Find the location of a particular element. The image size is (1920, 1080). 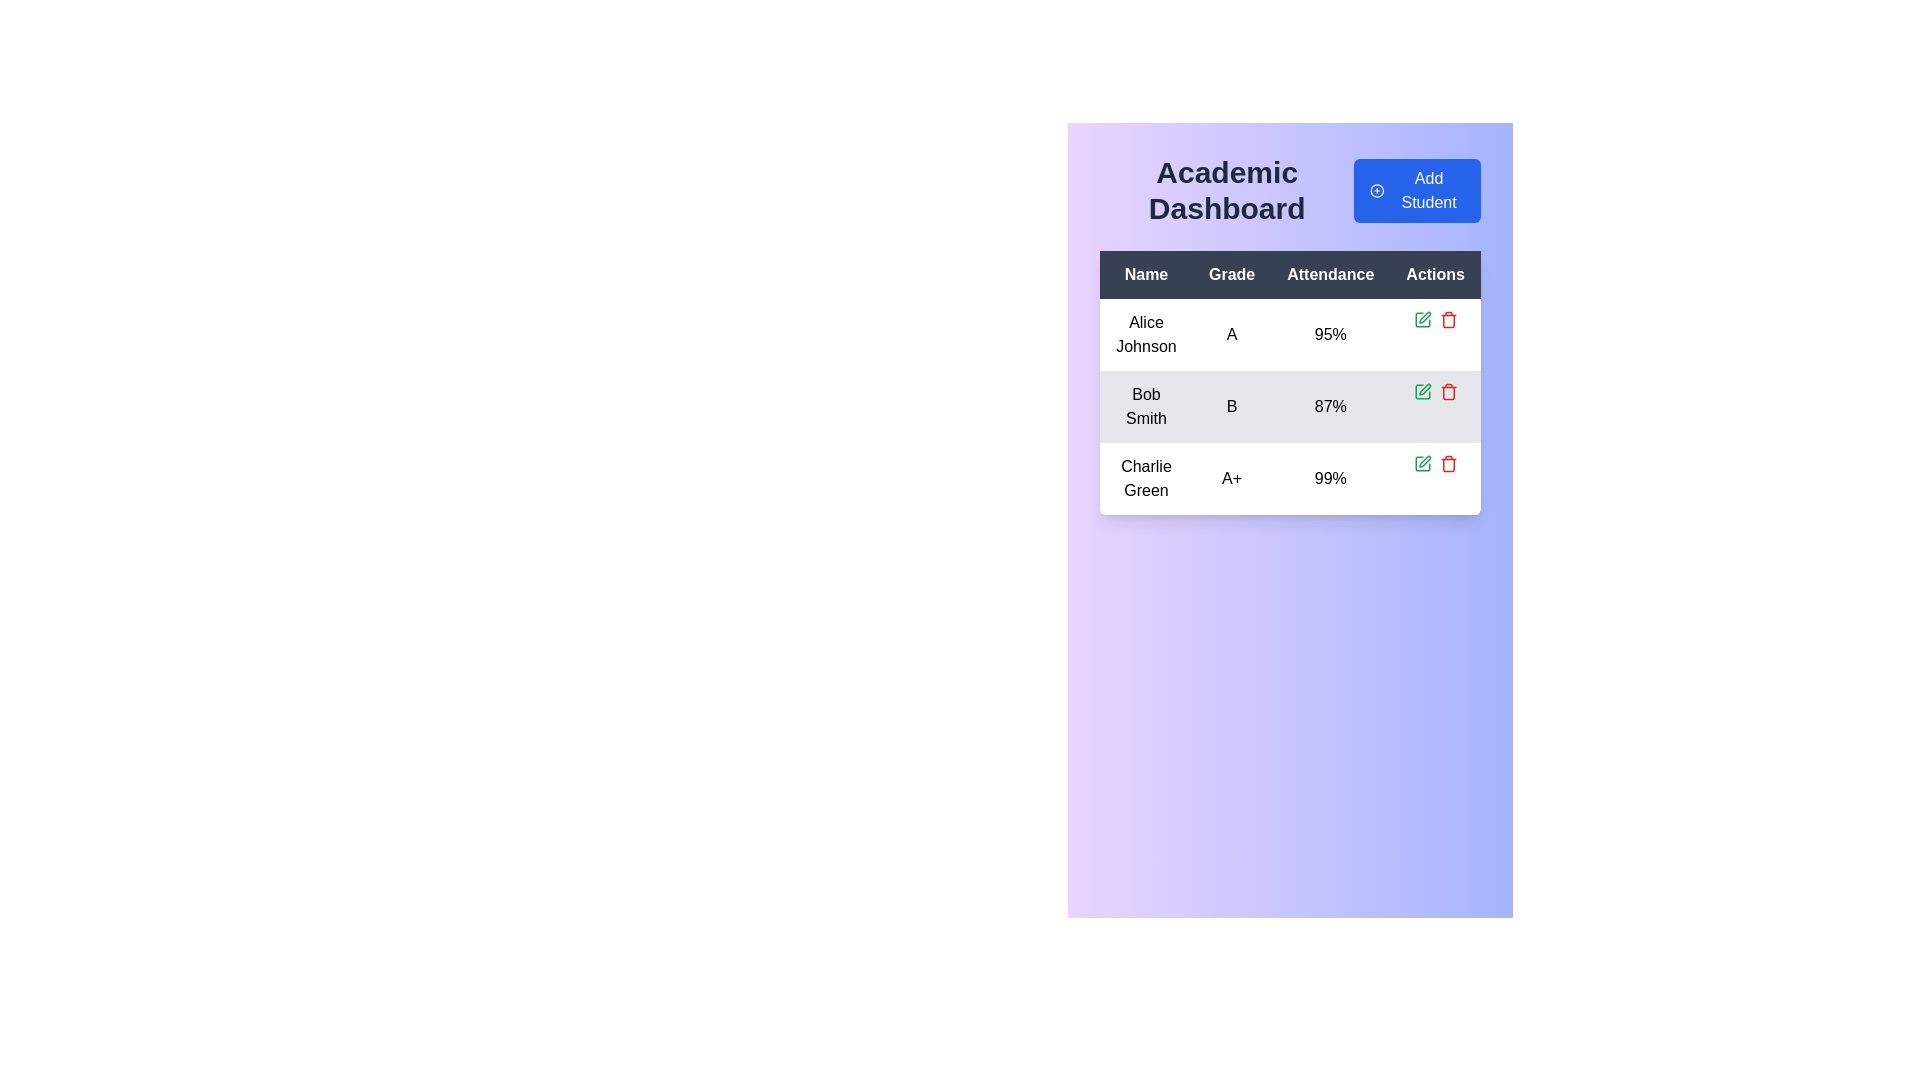

the pencil icon in the 'Actions' column of the table is located at coordinates (1423, 389).